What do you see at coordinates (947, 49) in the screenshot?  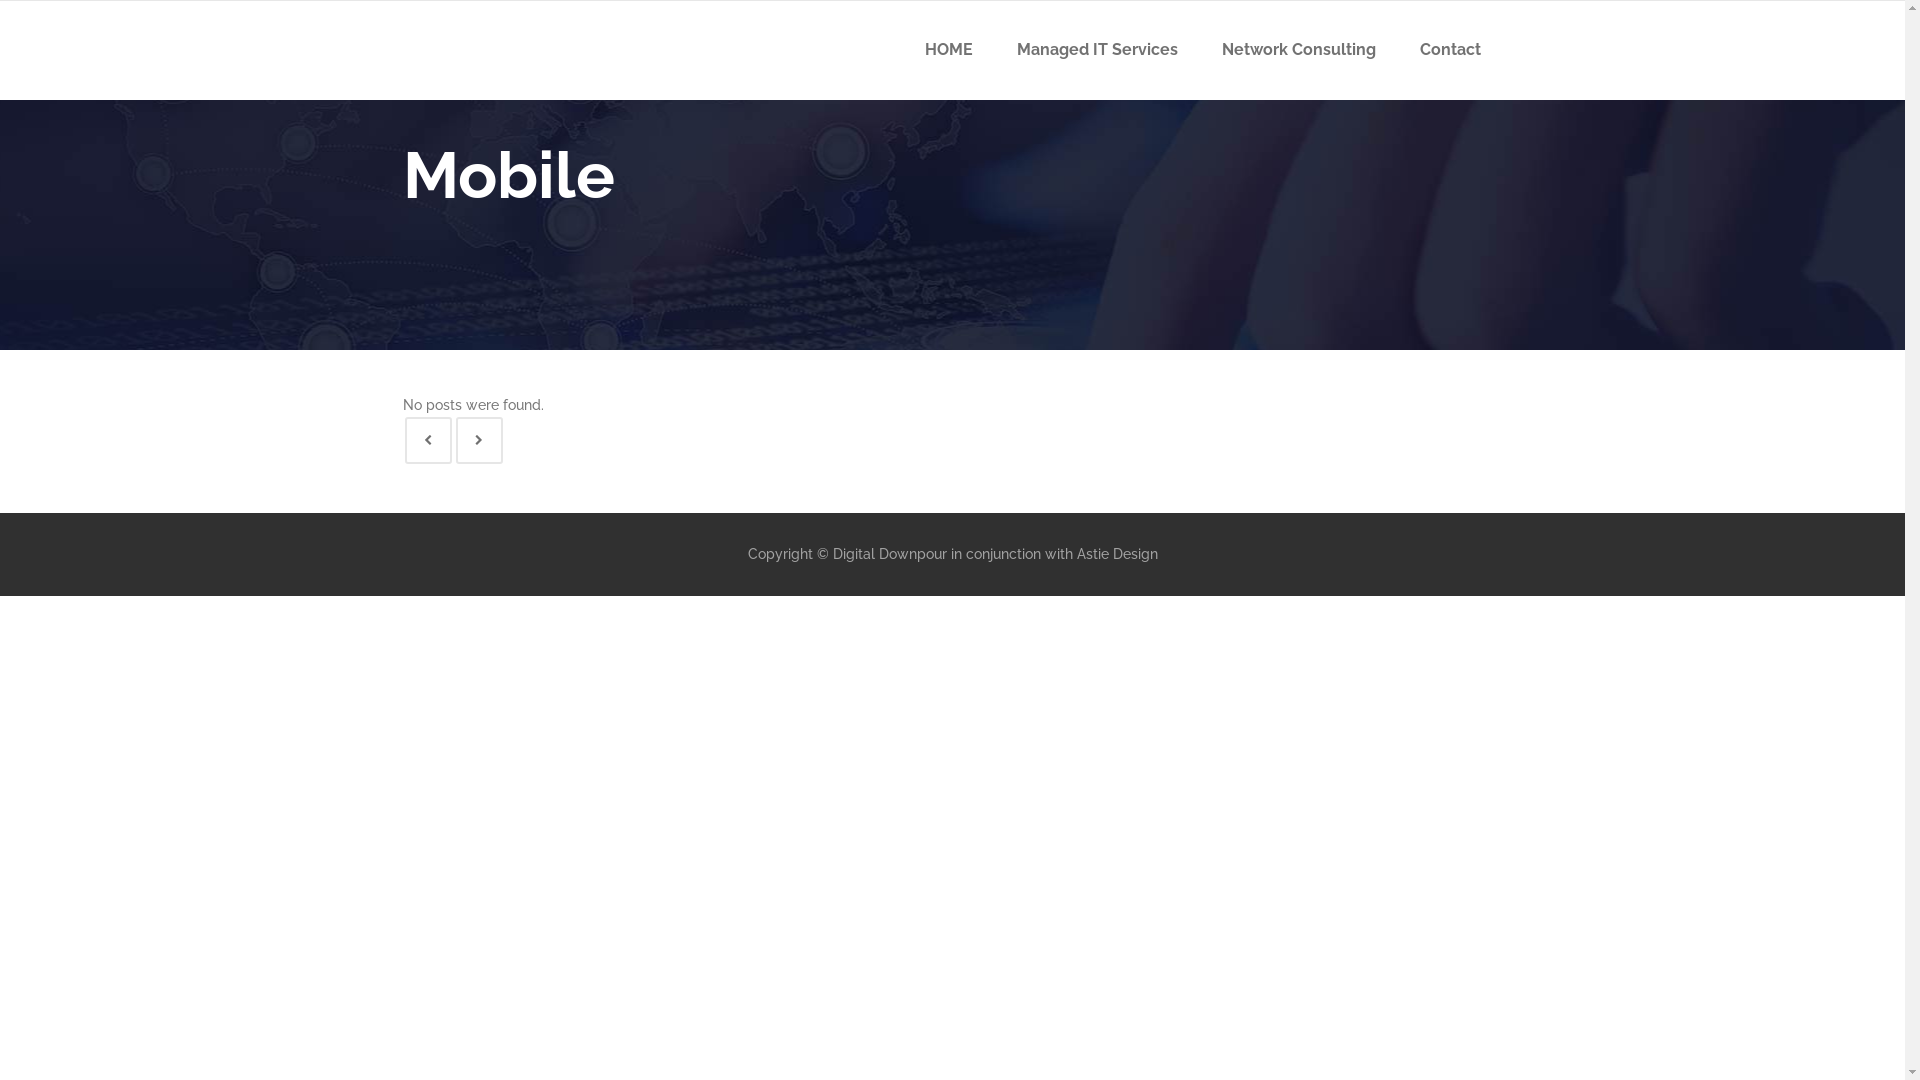 I see `'HOME'` at bounding box center [947, 49].